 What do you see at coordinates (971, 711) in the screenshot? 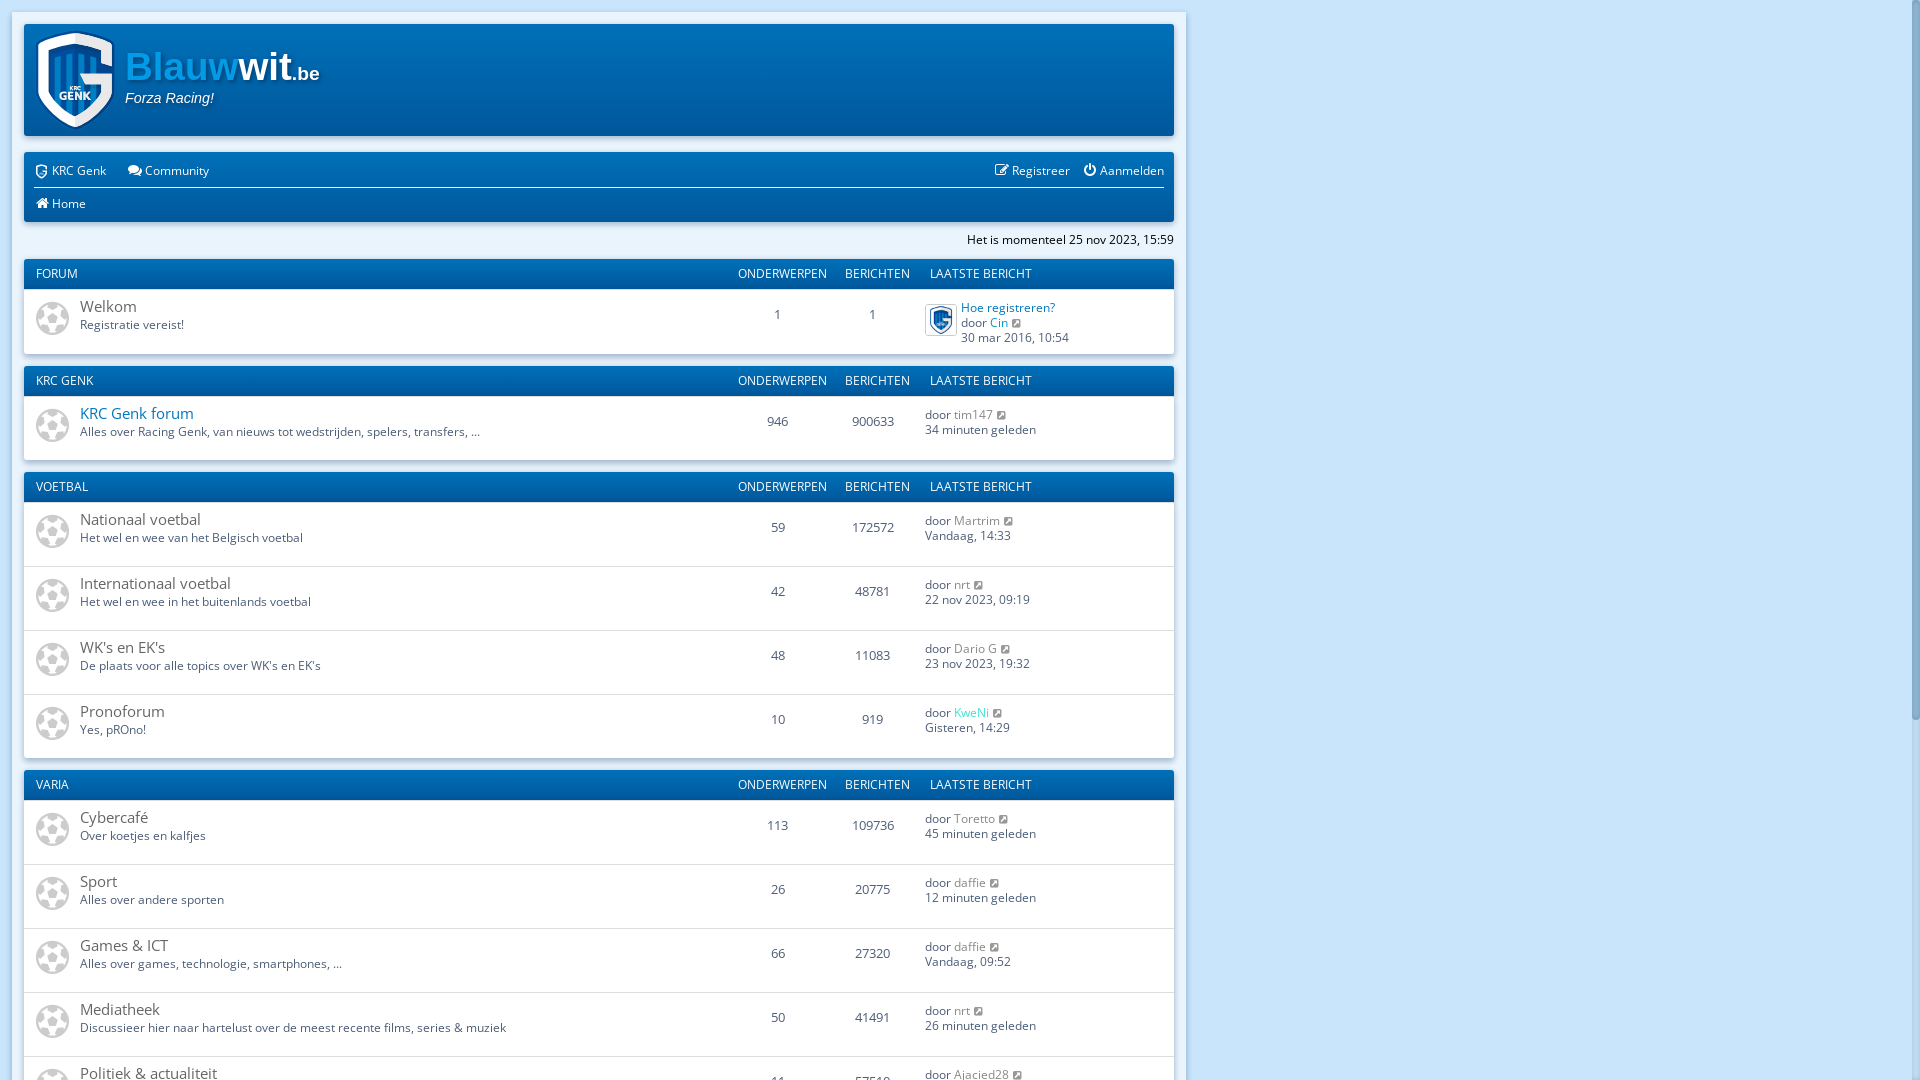
I see `'KweNi'` at bounding box center [971, 711].